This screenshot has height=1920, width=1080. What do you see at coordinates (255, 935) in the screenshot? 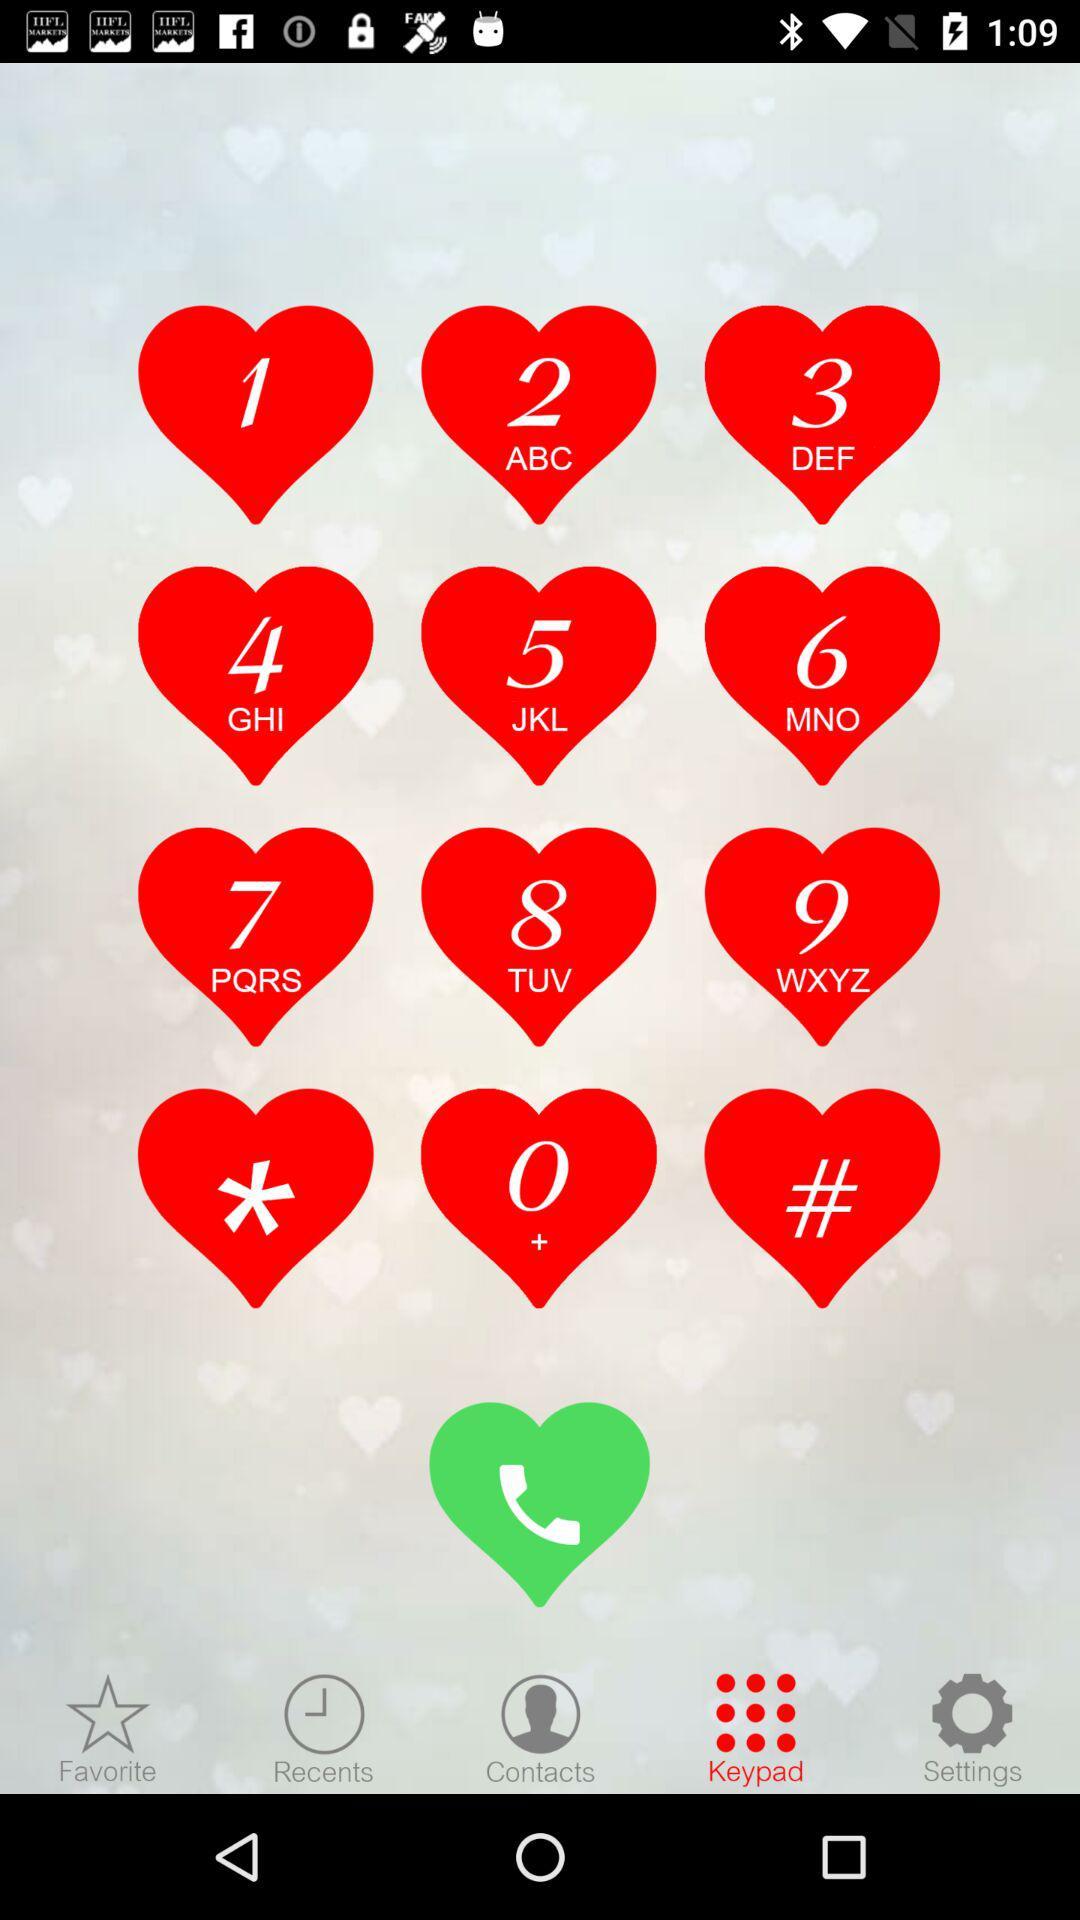
I see `number list` at bounding box center [255, 935].